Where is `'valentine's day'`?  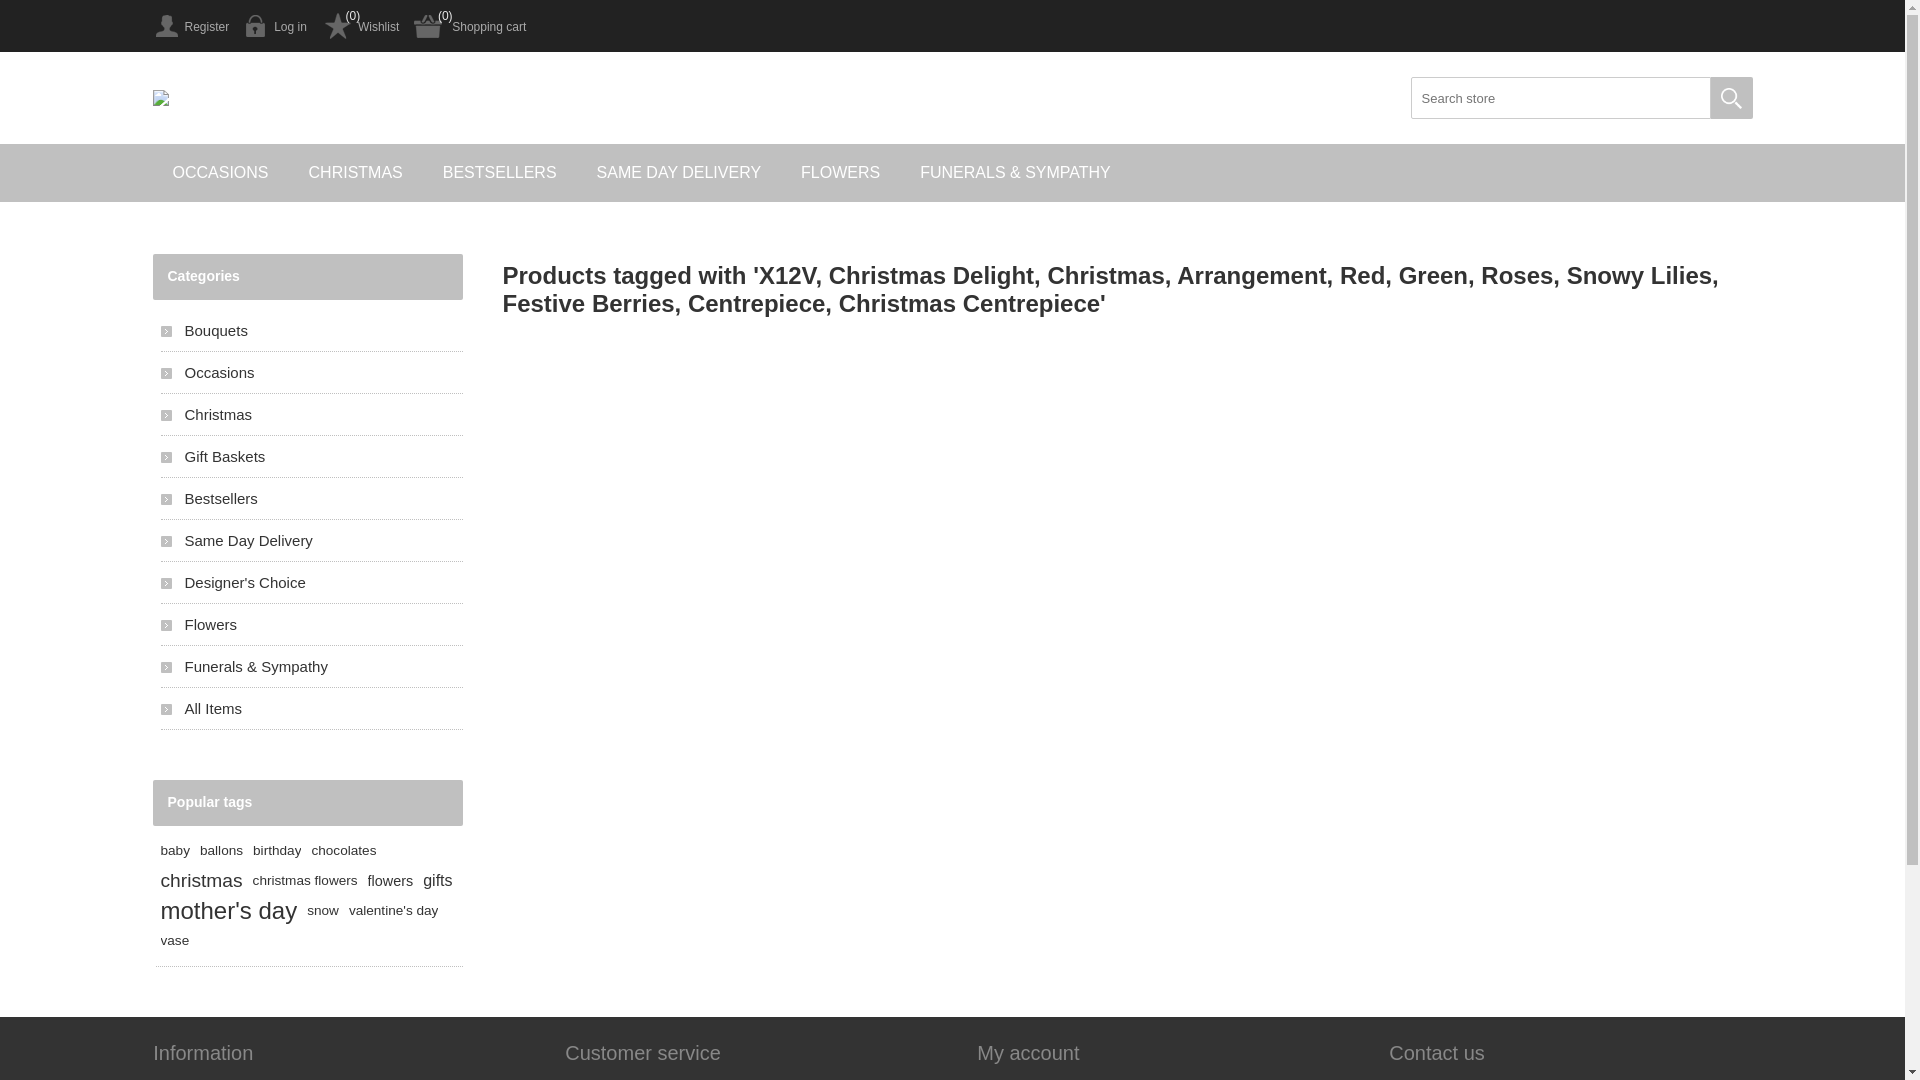
'valentine's day' is located at coordinates (393, 910).